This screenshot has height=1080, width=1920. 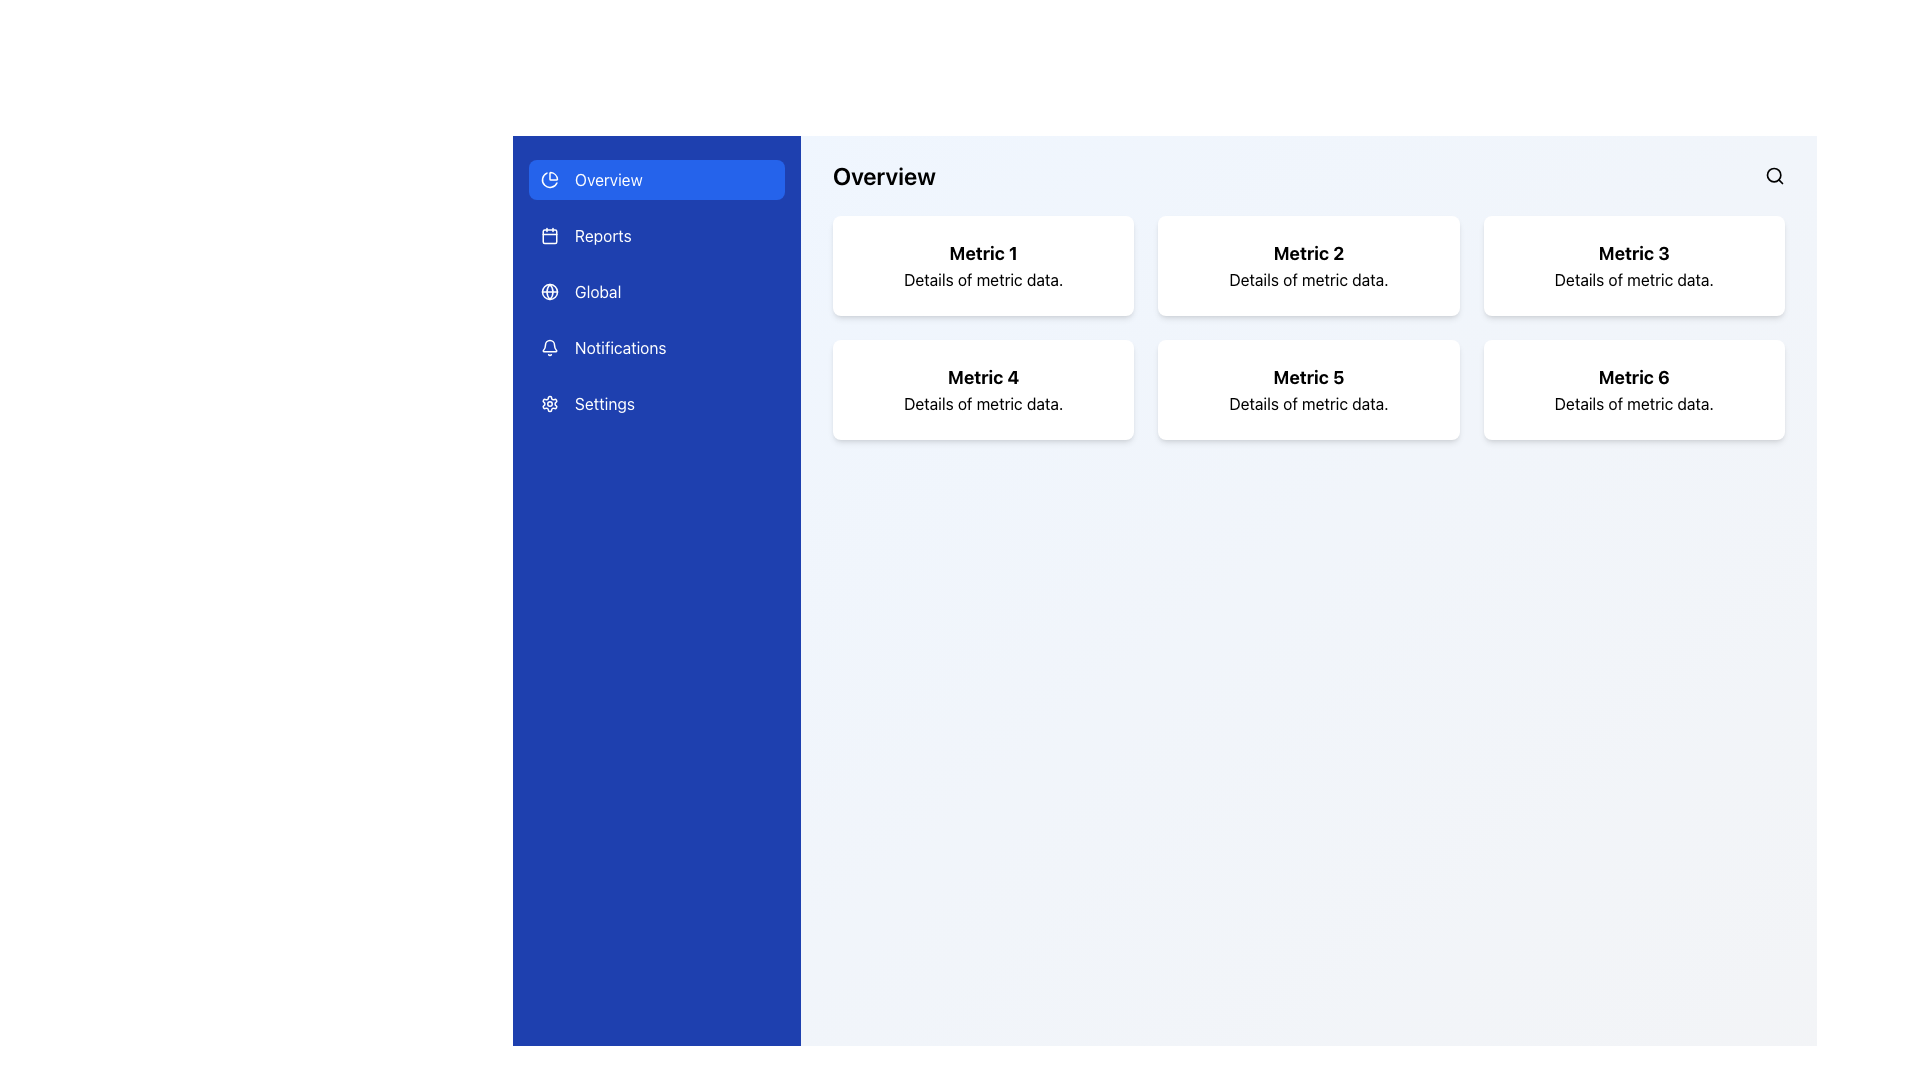 What do you see at coordinates (550, 235) in the screenshot?
I see `the blue calendar icon, which is the second icon in the main navigation menu on the left-hand side` at bounding box center [550, 235].